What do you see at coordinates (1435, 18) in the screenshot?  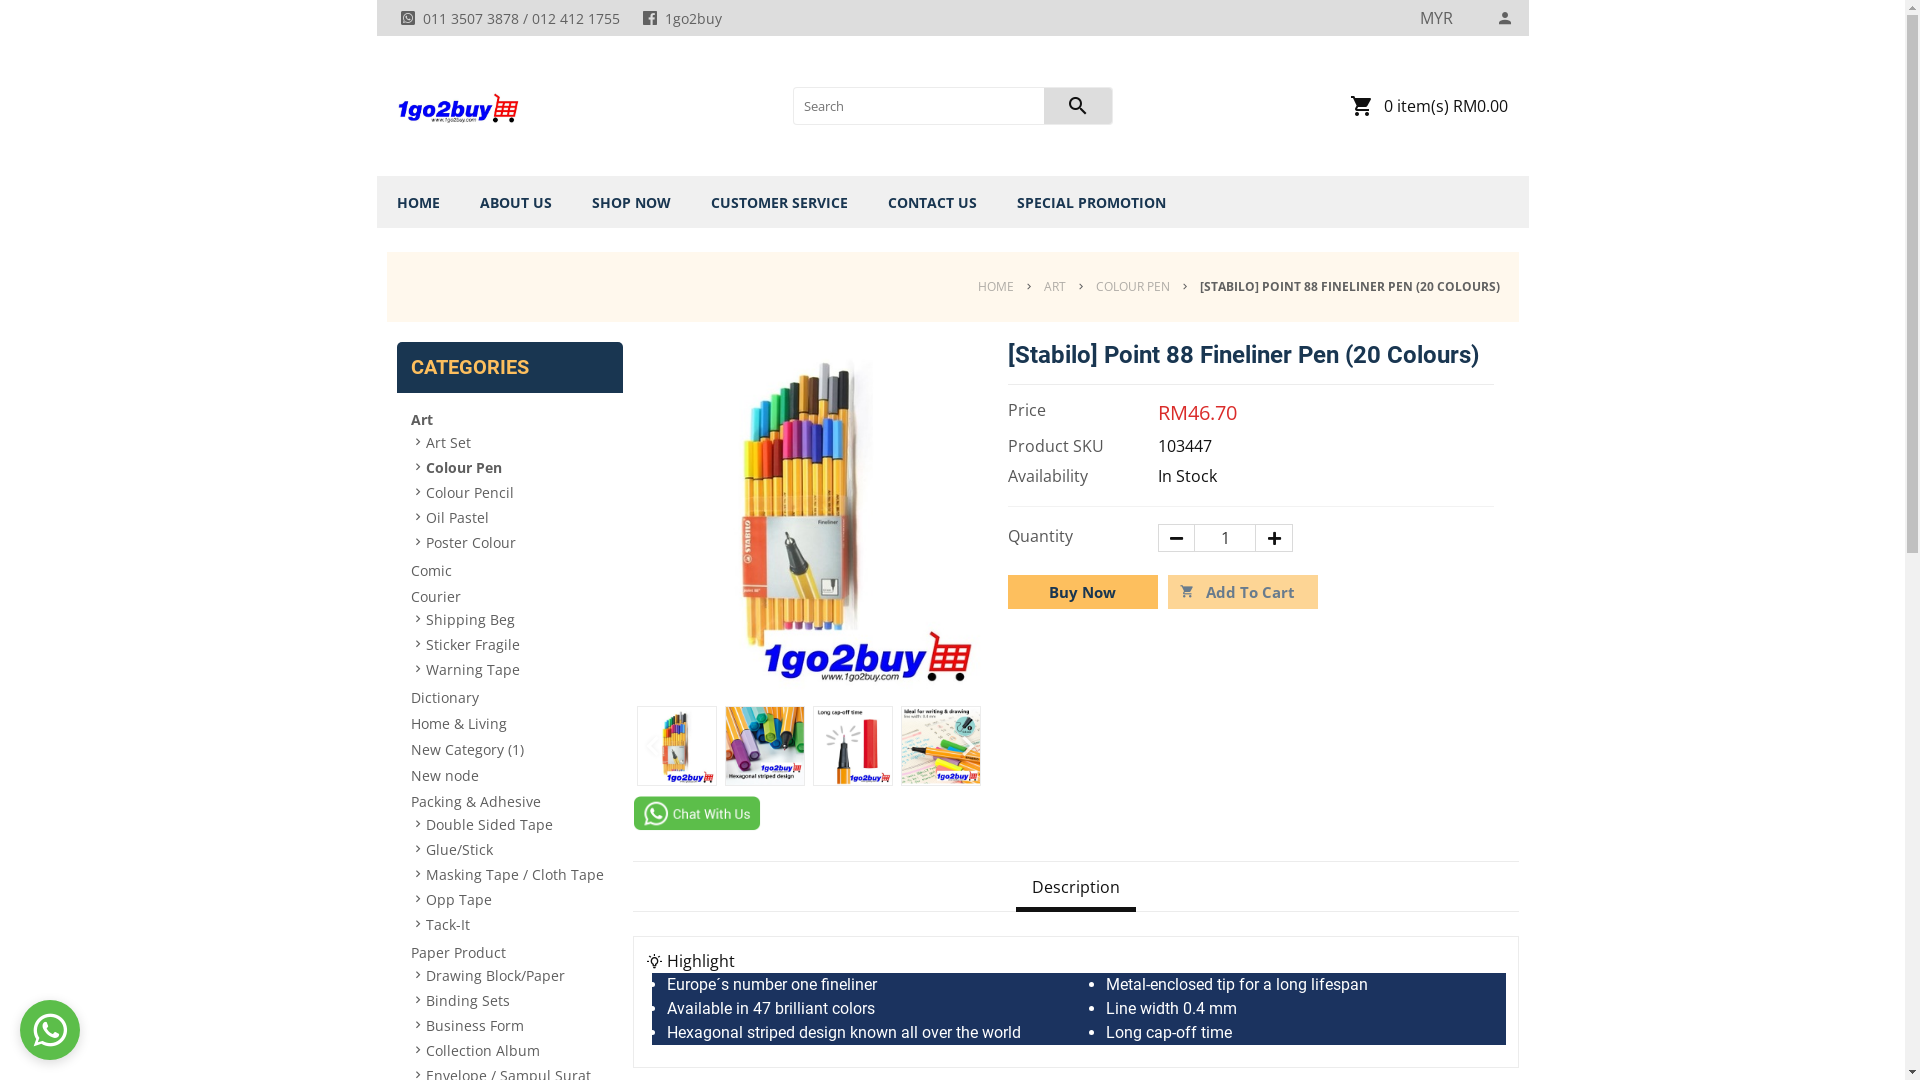 I see `'MYR'` at bounding box center [1435, 18].